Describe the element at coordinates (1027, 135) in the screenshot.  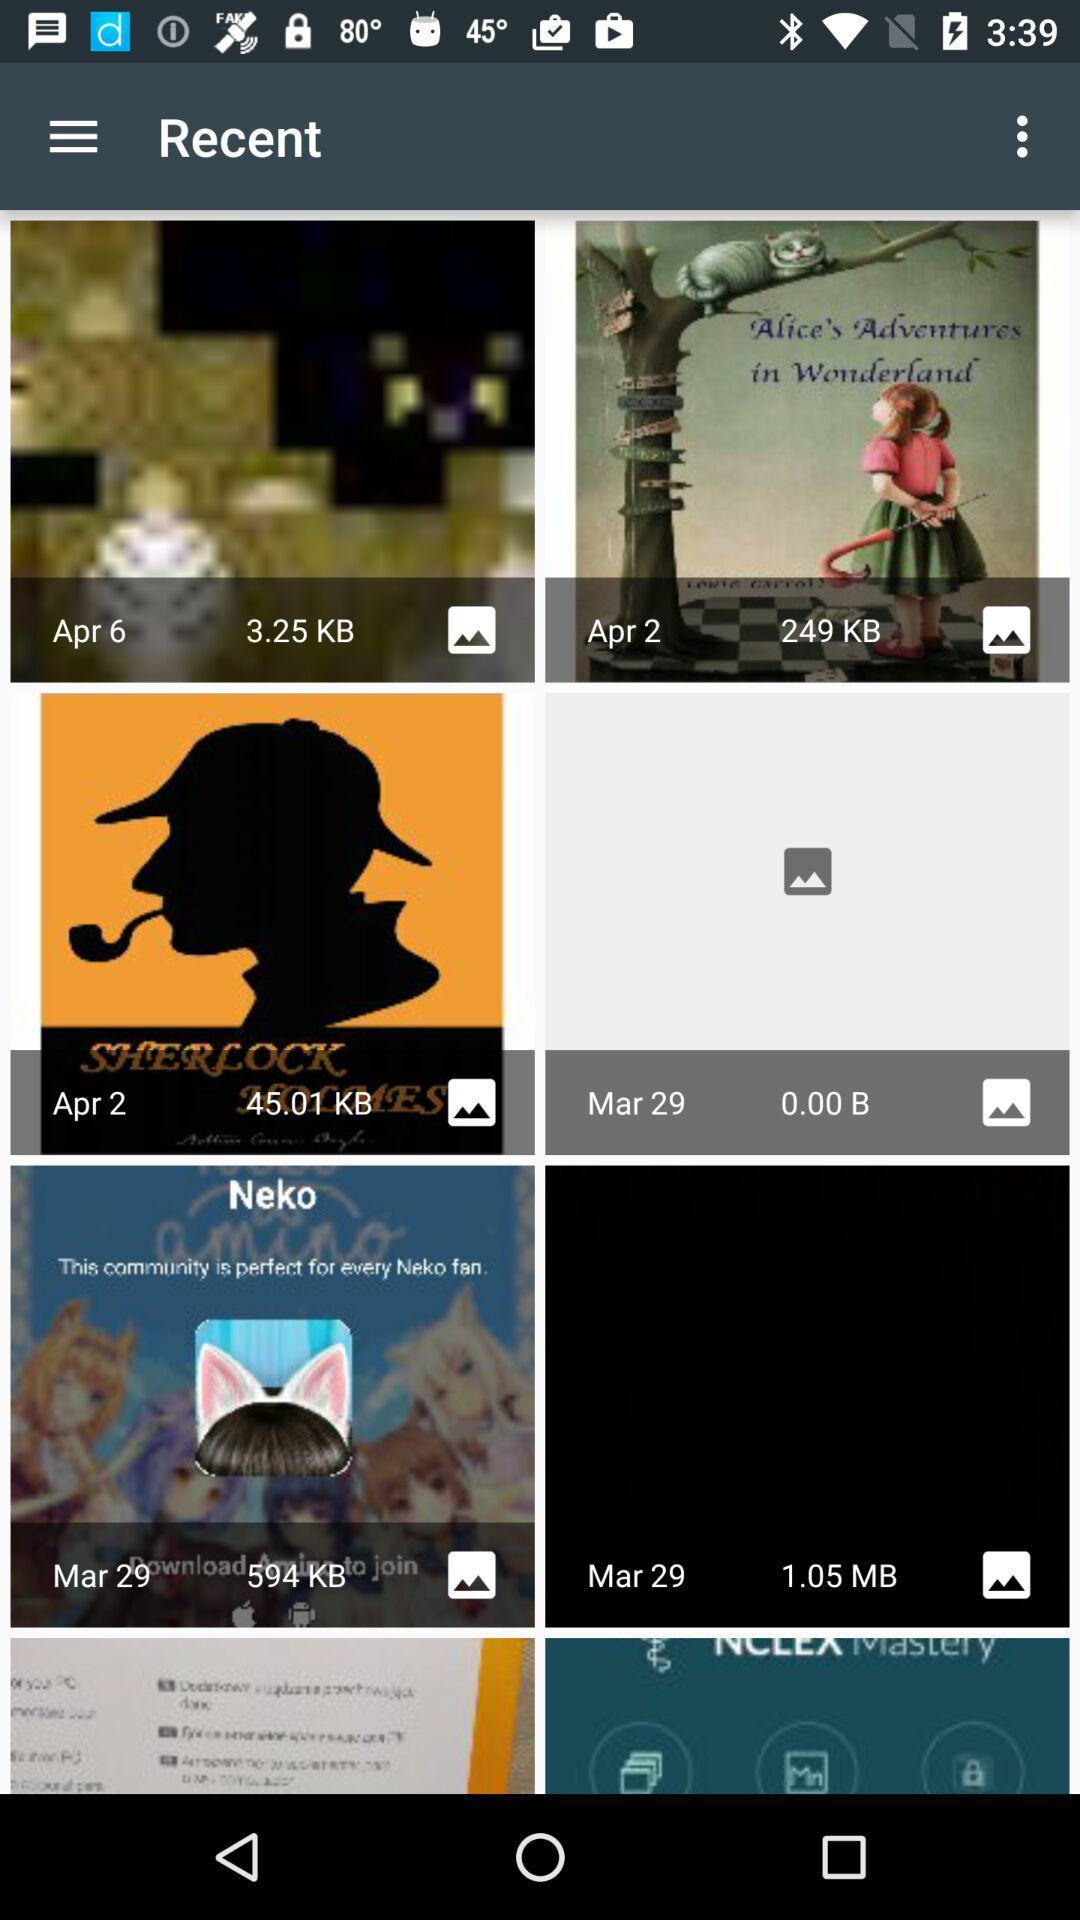
I see `item next to the recent item` at that location.